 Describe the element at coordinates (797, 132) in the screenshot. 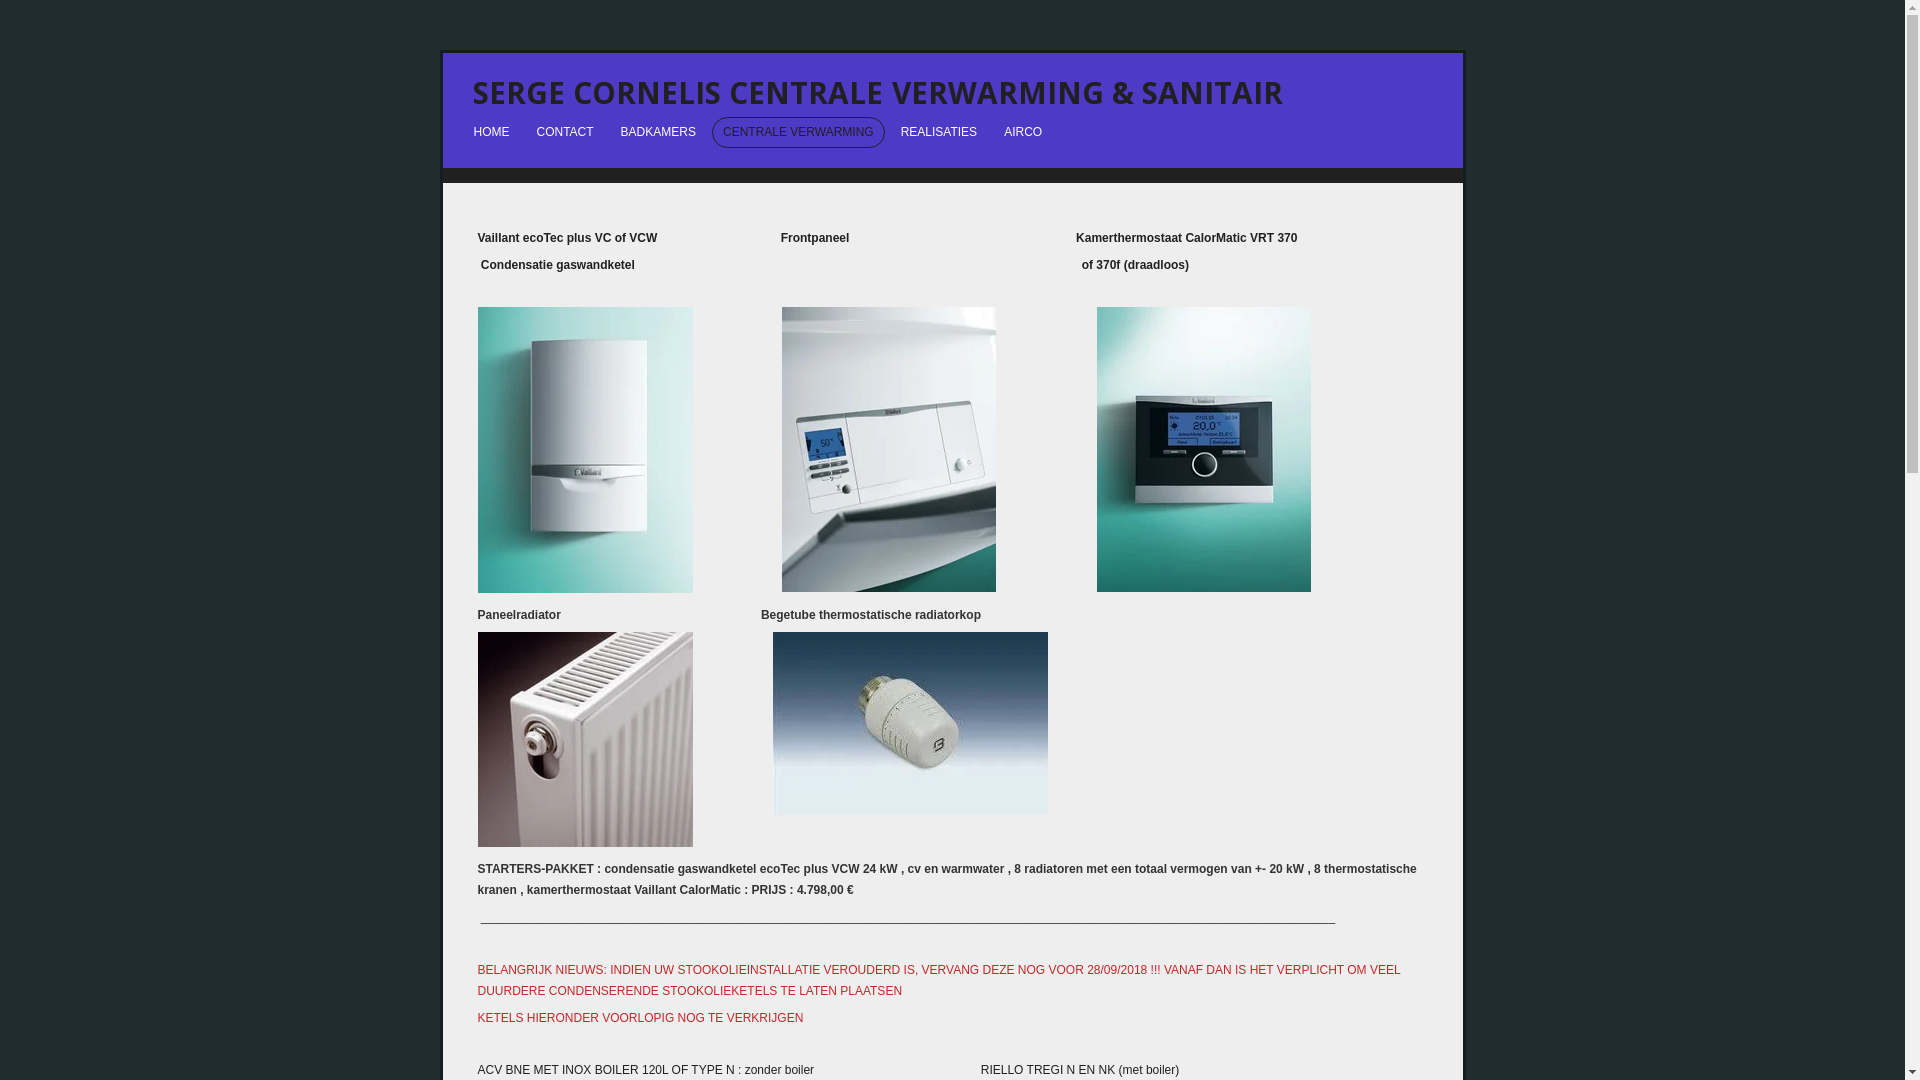

I see `'CENTRALE VERWARMING'` at that location.